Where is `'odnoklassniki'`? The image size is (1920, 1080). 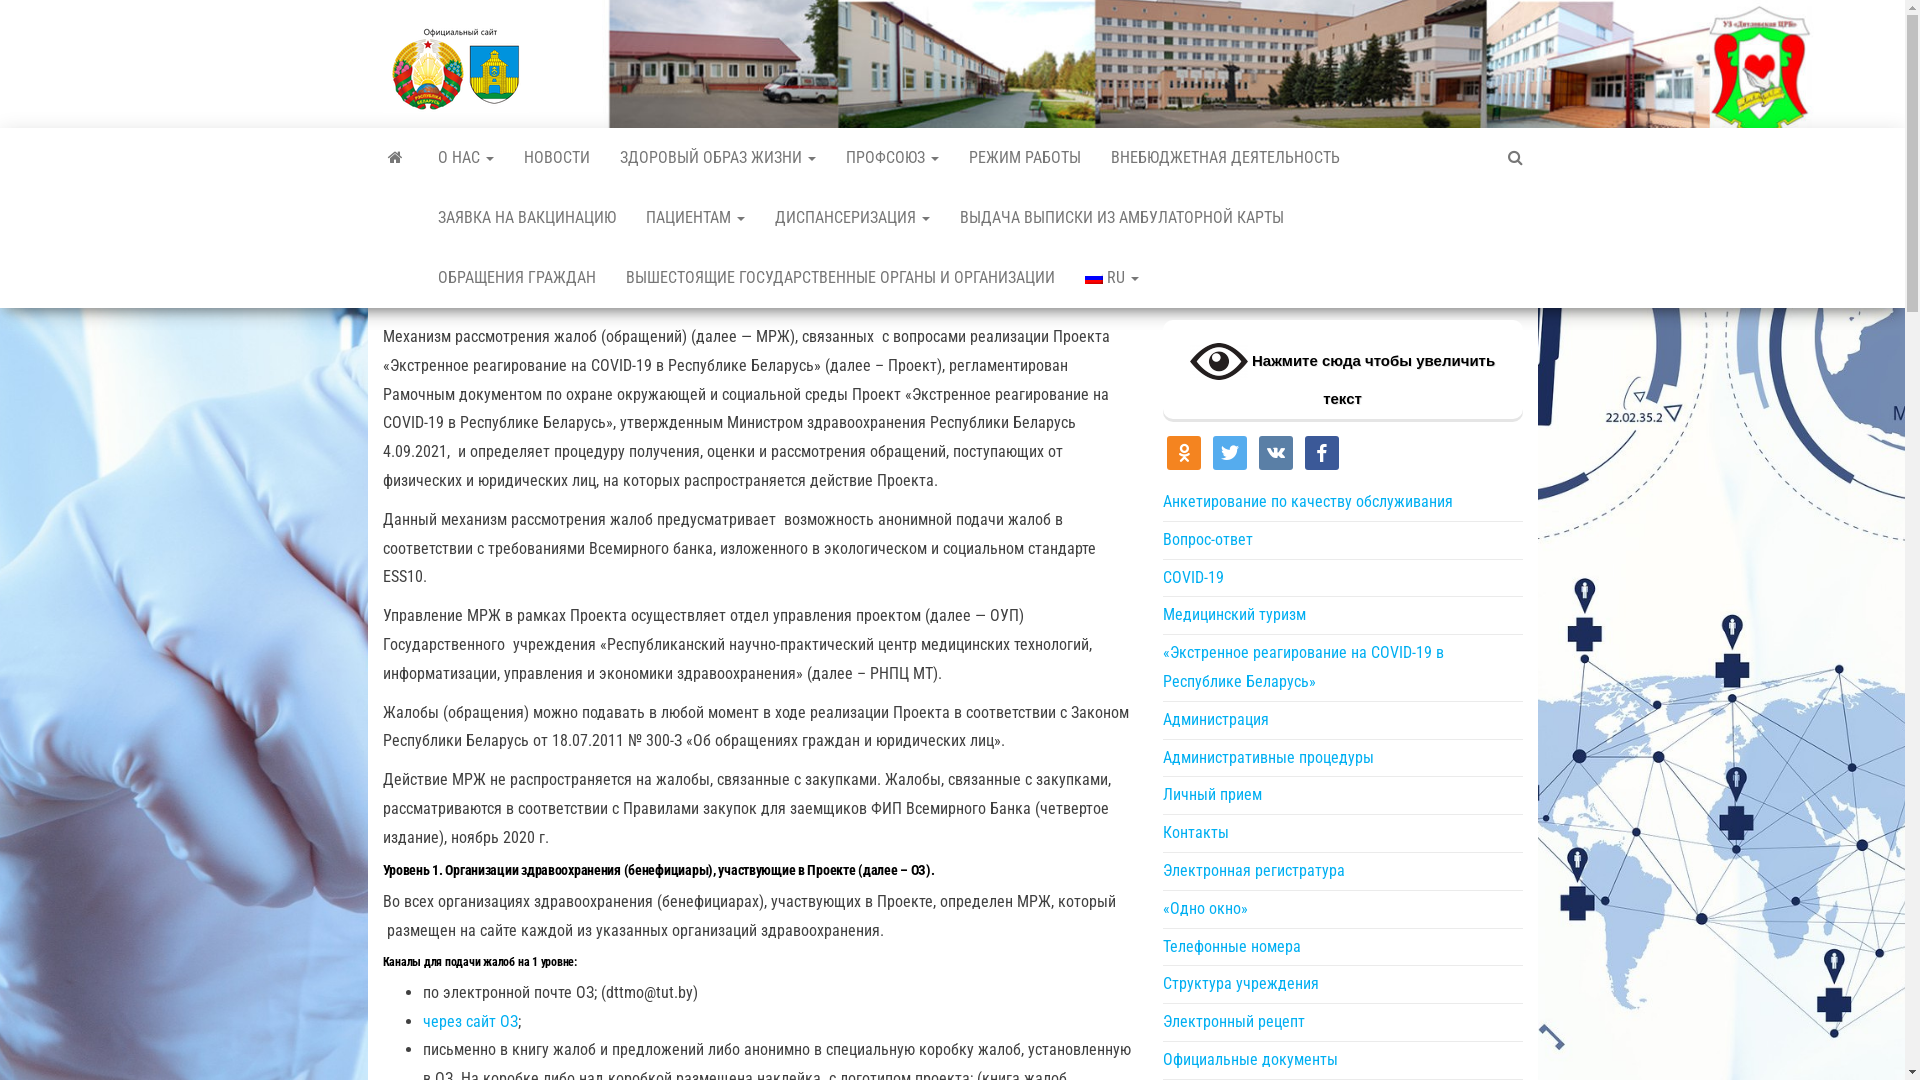 'odnoklassniki' is located at coordinates (1182, 451).